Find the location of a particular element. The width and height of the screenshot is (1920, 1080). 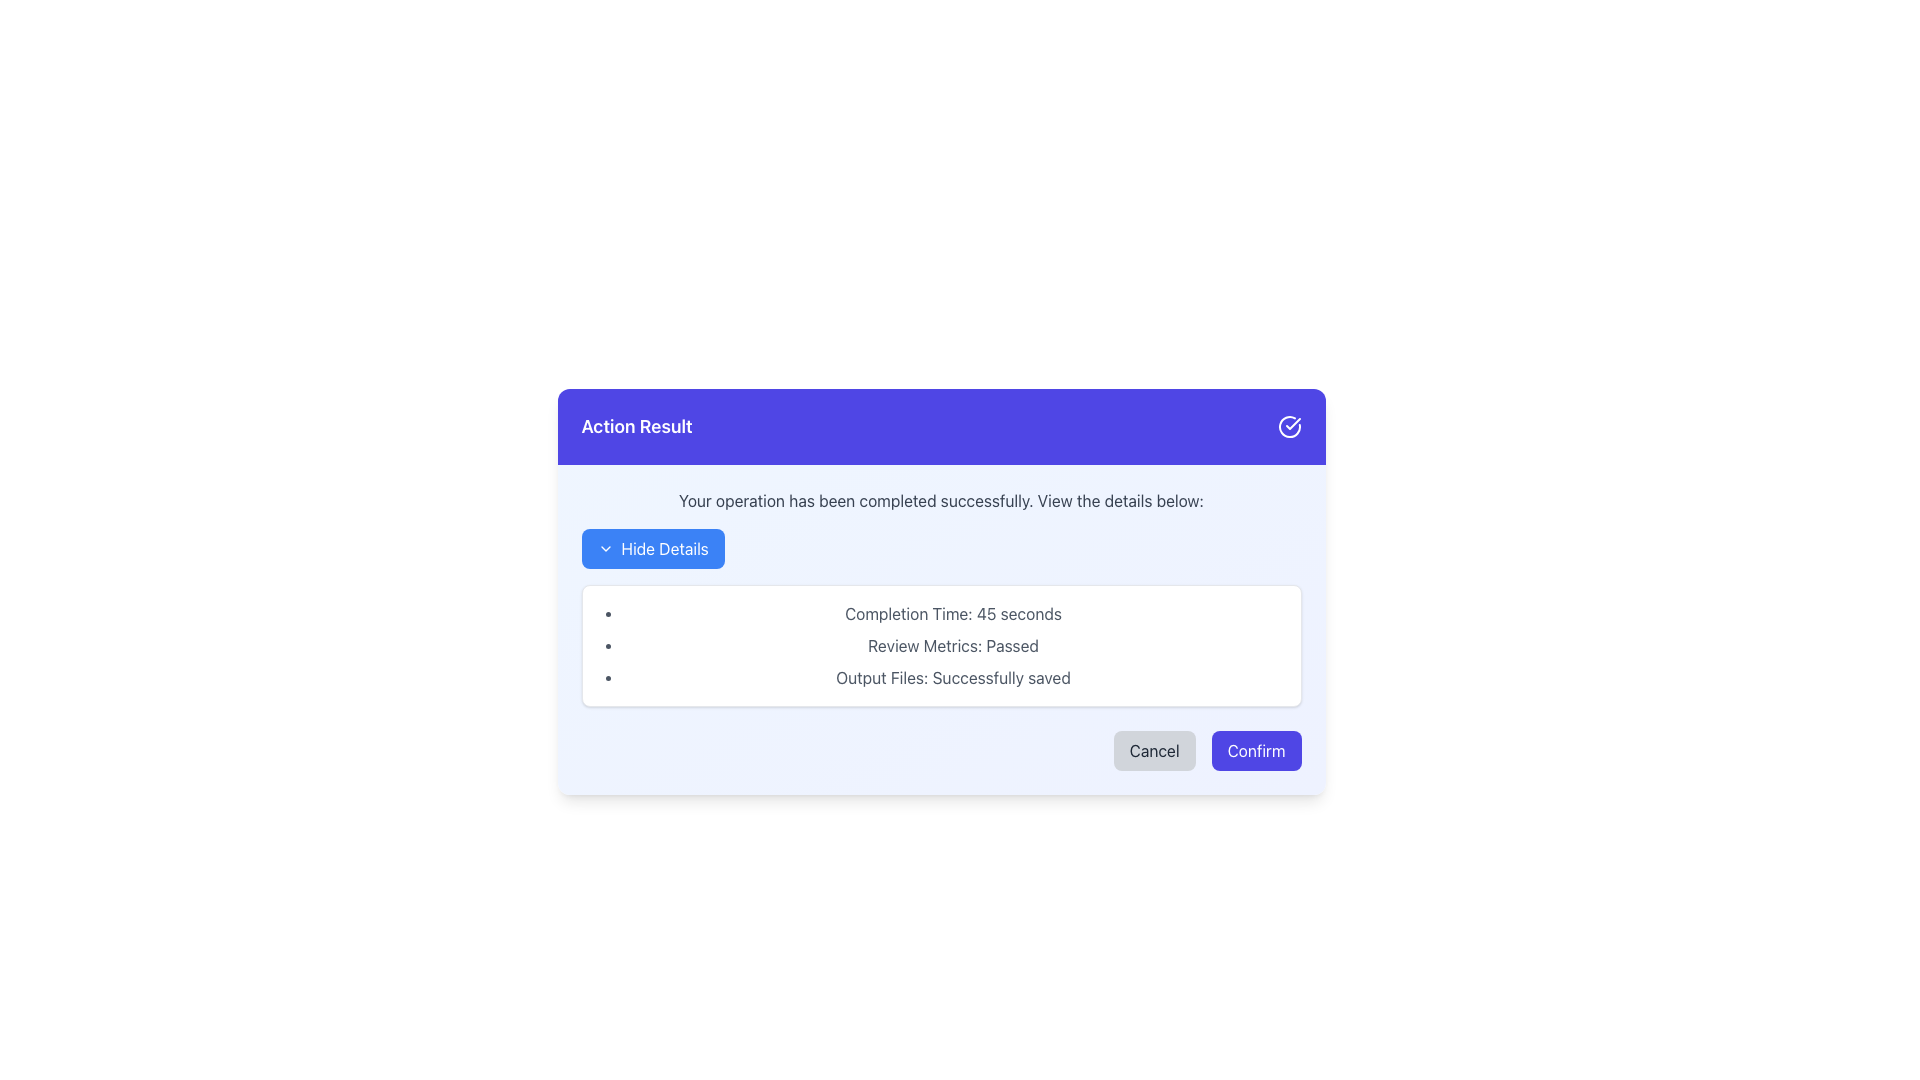

information displayed in the interactive dialog box that informs the user about the completion of an operation, with the title 'Action Result' above it is located at coordinates (940, 628).